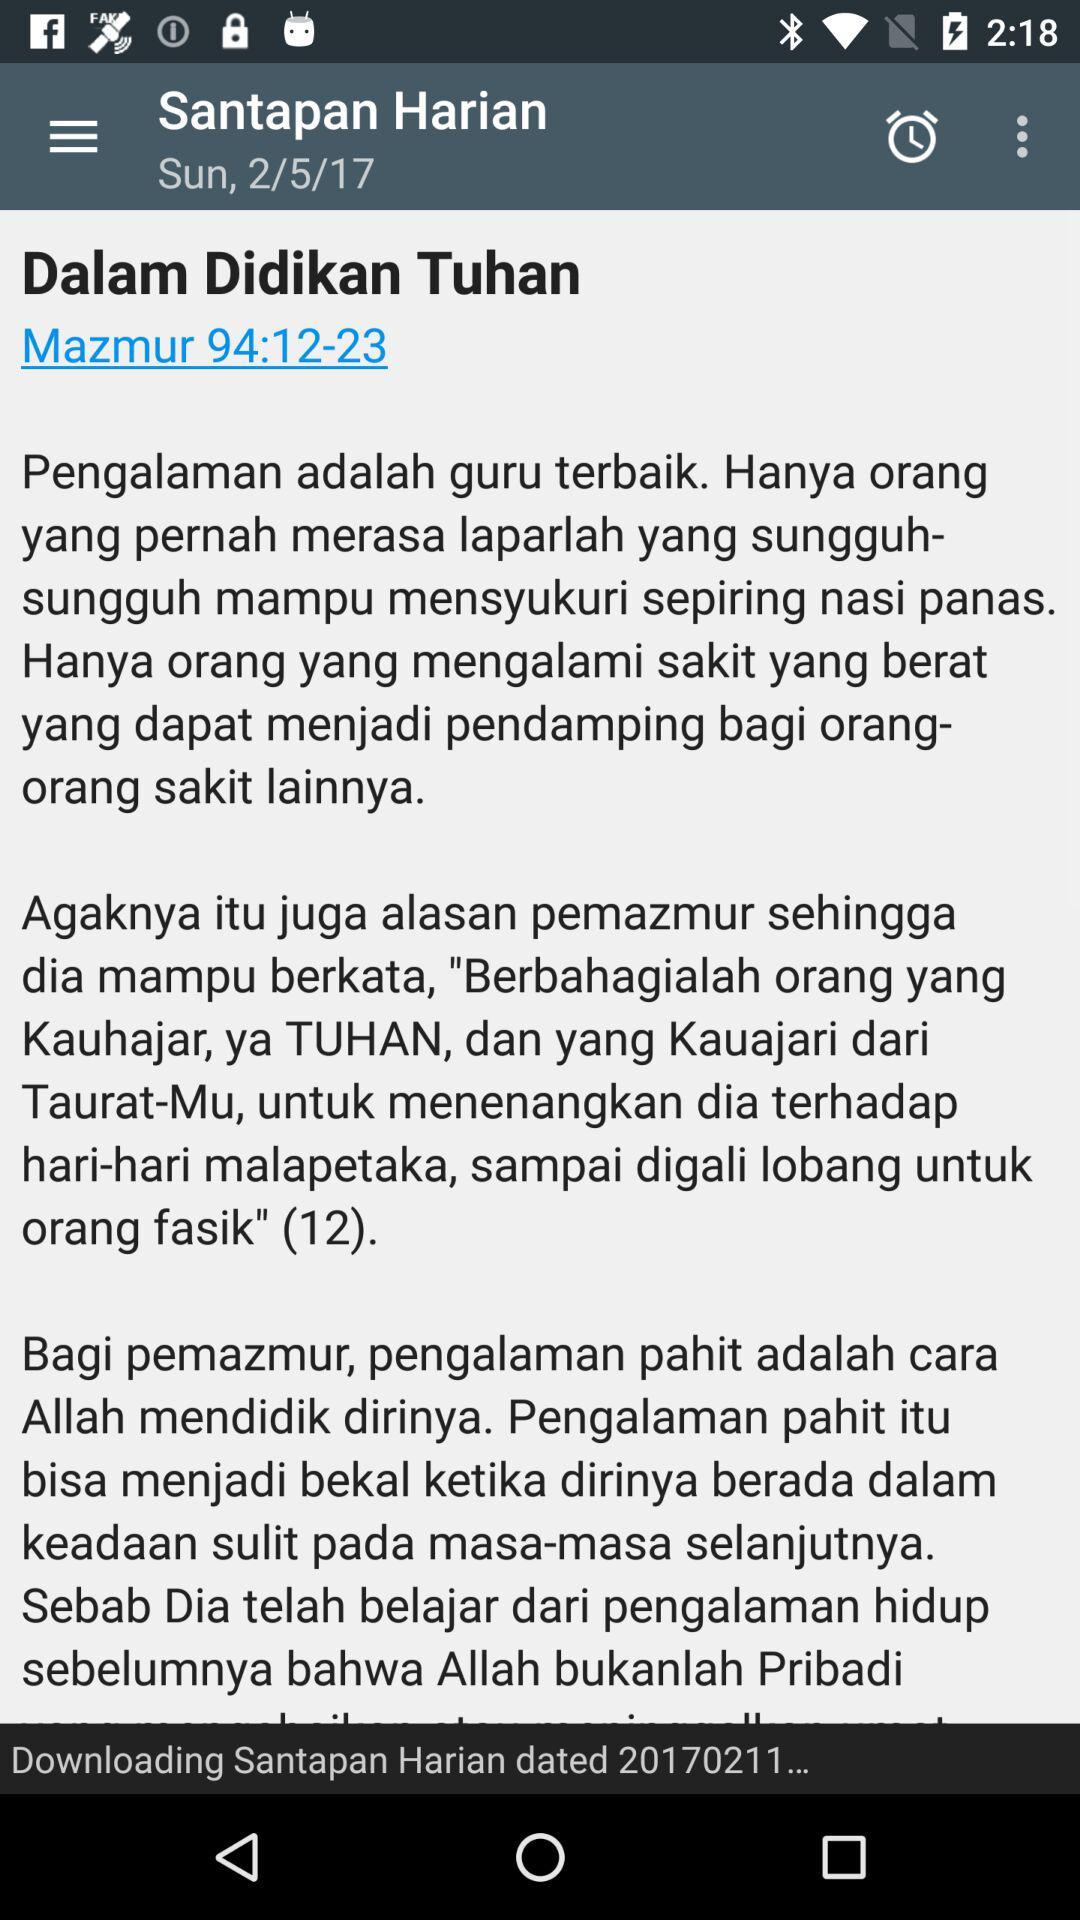 The width and height of the screenshot is (1080, 1920). I want to click on icon above the dalam didikan tuhan icon, so click(911, 135).